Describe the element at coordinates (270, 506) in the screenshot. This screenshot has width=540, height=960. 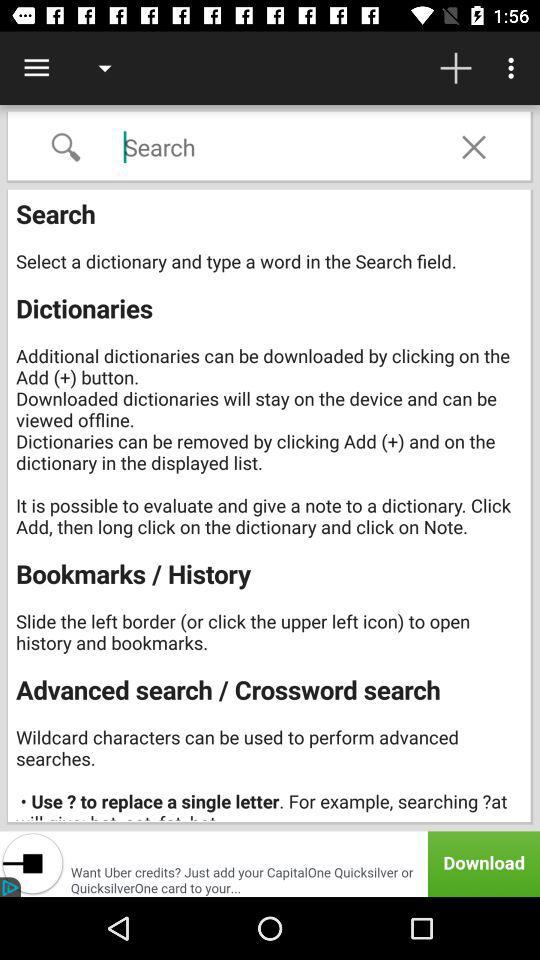
I see `the search select a` at that location.